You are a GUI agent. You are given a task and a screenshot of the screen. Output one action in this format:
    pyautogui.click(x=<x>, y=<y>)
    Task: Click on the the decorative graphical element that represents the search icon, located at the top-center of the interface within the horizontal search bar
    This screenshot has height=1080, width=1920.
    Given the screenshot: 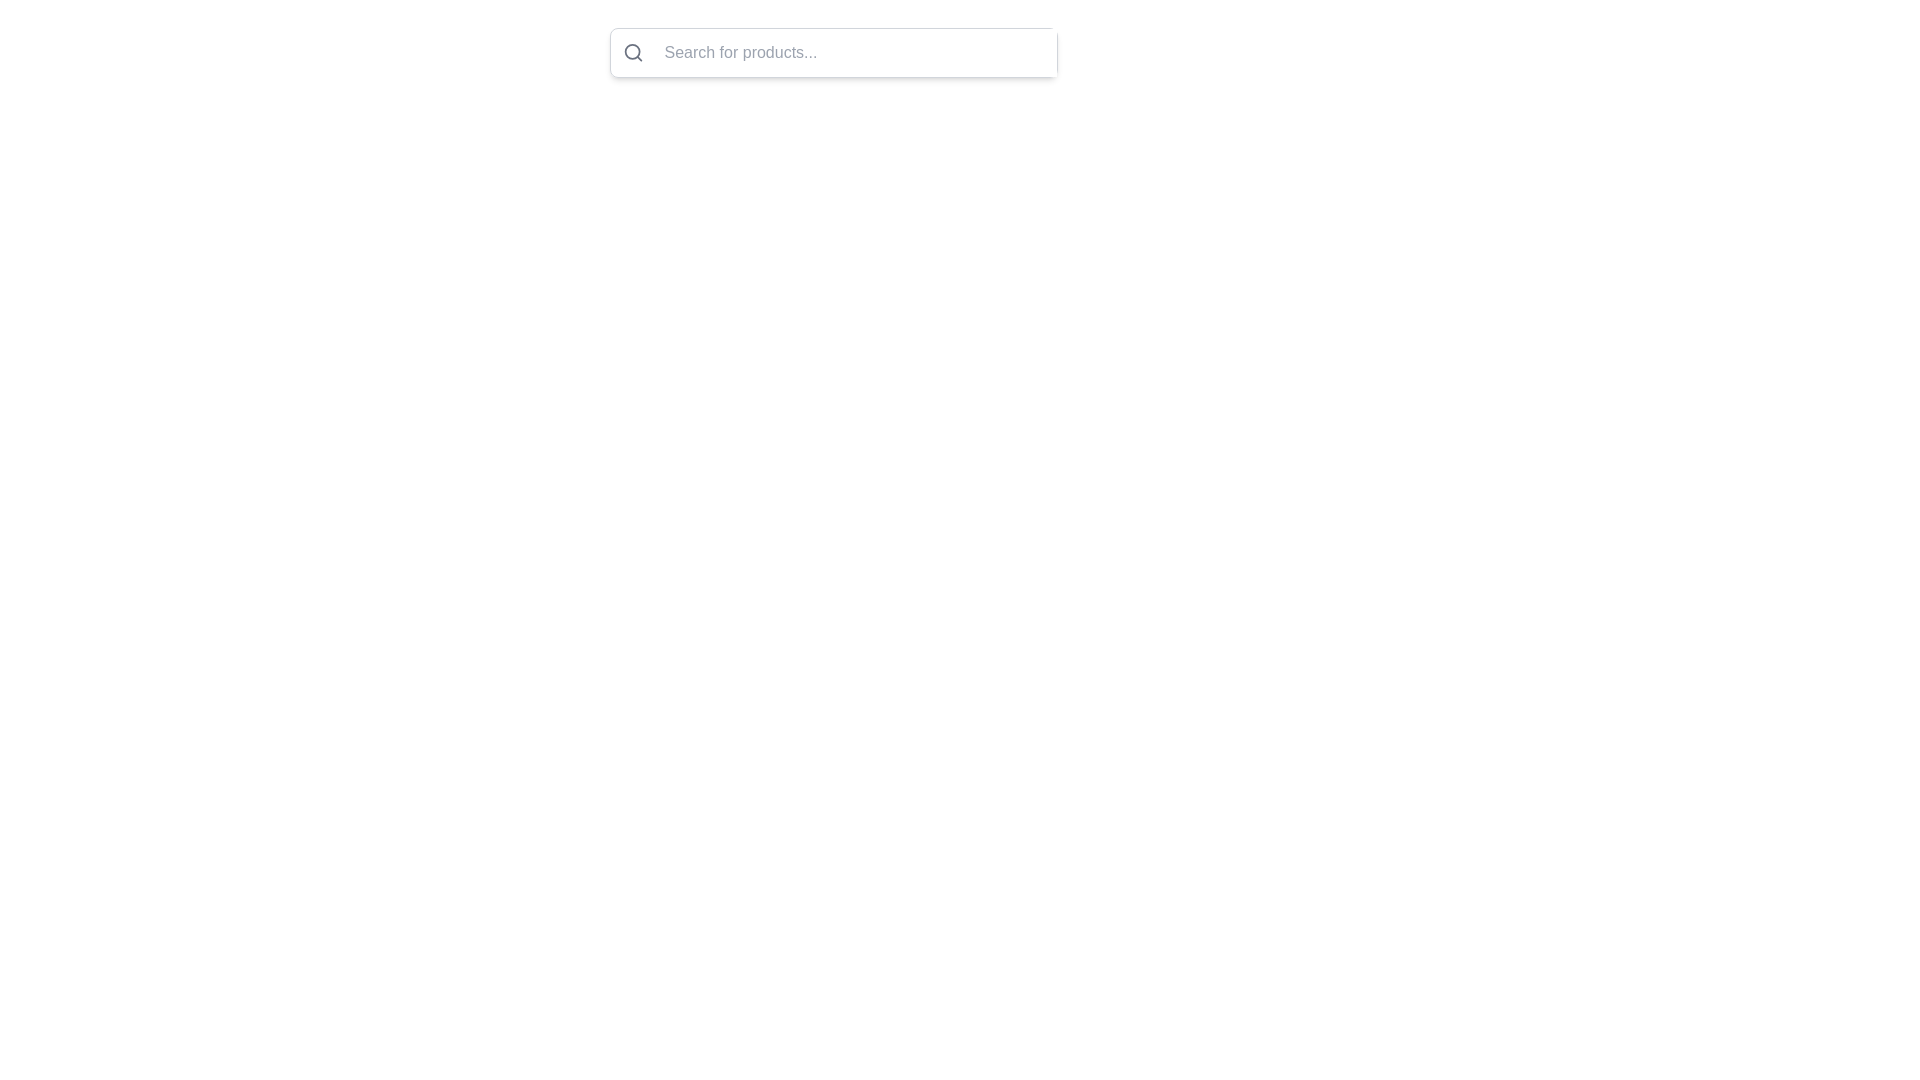 What is the action you would take?
    pyautogui.click(x=631, y=51)
    